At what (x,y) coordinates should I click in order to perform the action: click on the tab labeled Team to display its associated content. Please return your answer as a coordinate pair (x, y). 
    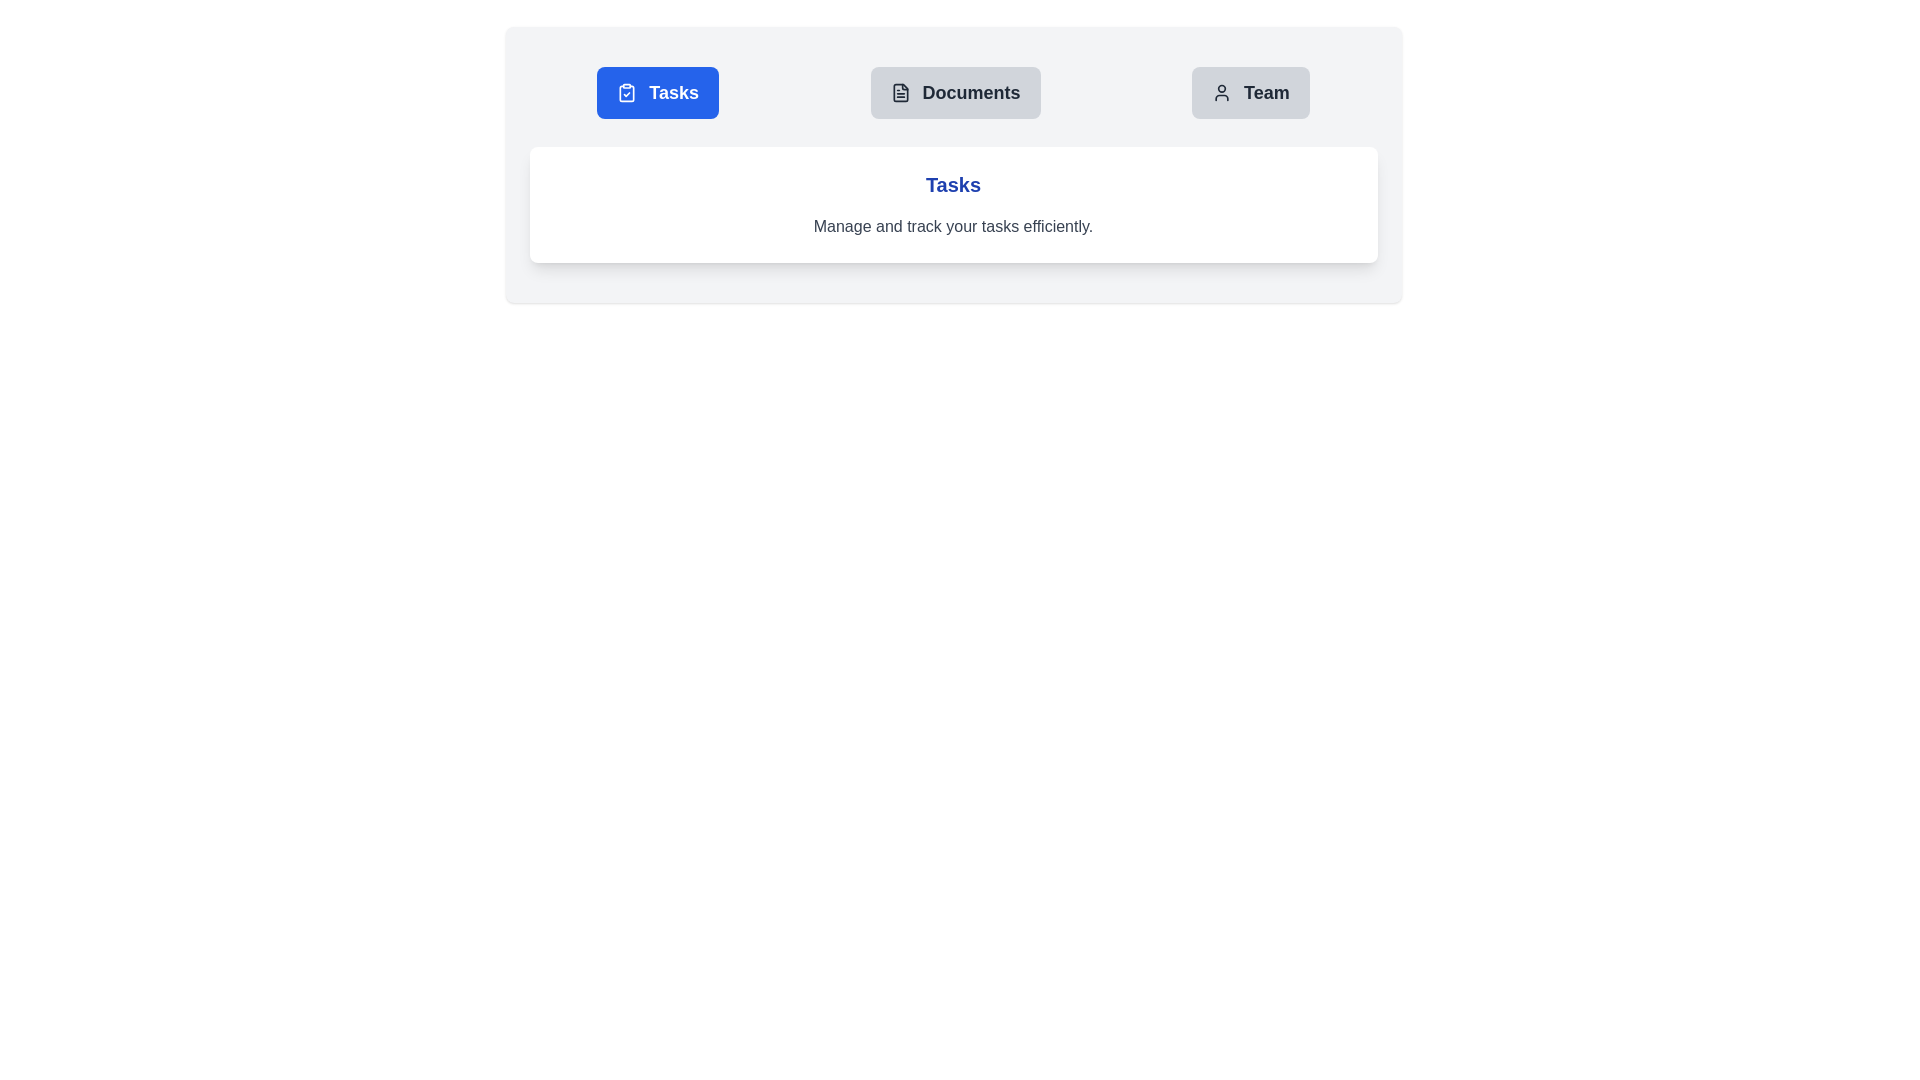
    Looking at the image, I should click on (1249, 92).